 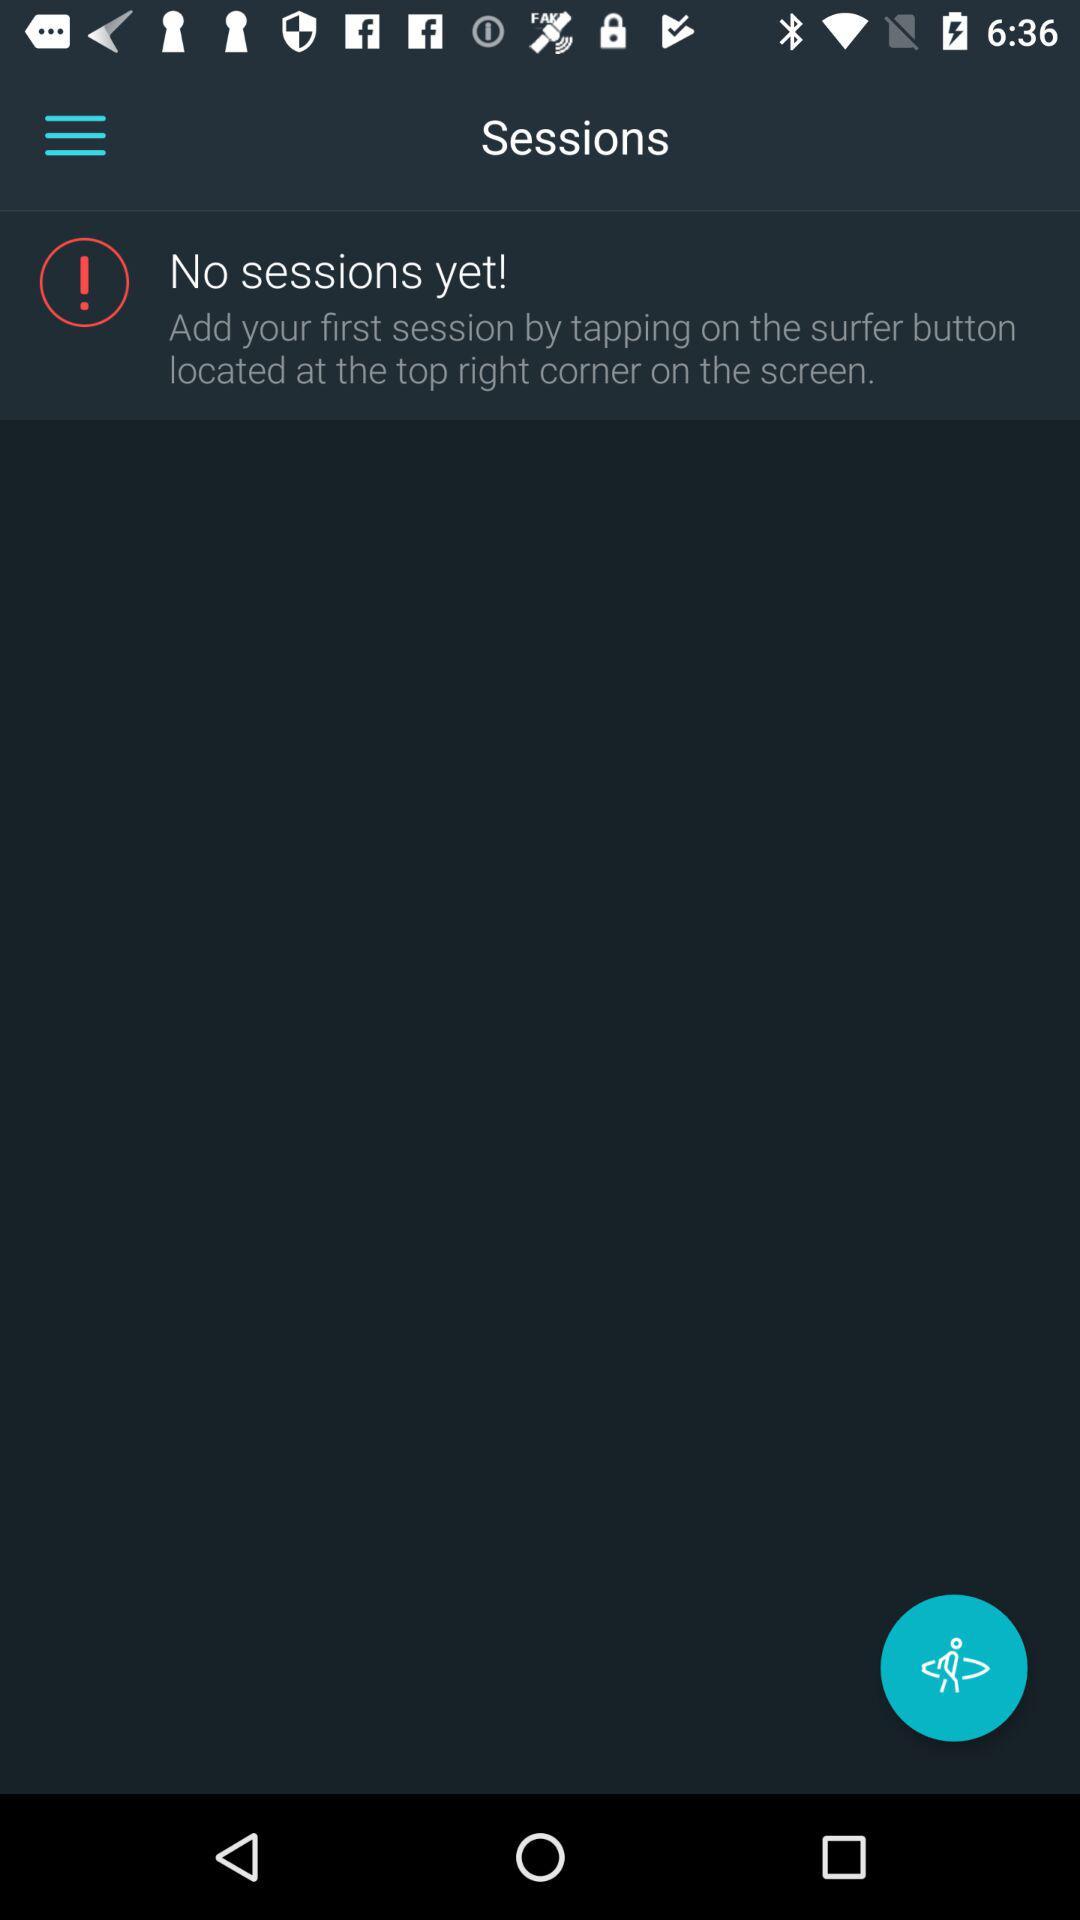 What do you see at coordinates (952, 1668) in the screenshot?
I see `item below the add your first icon` at bounding box center [952, 1668].